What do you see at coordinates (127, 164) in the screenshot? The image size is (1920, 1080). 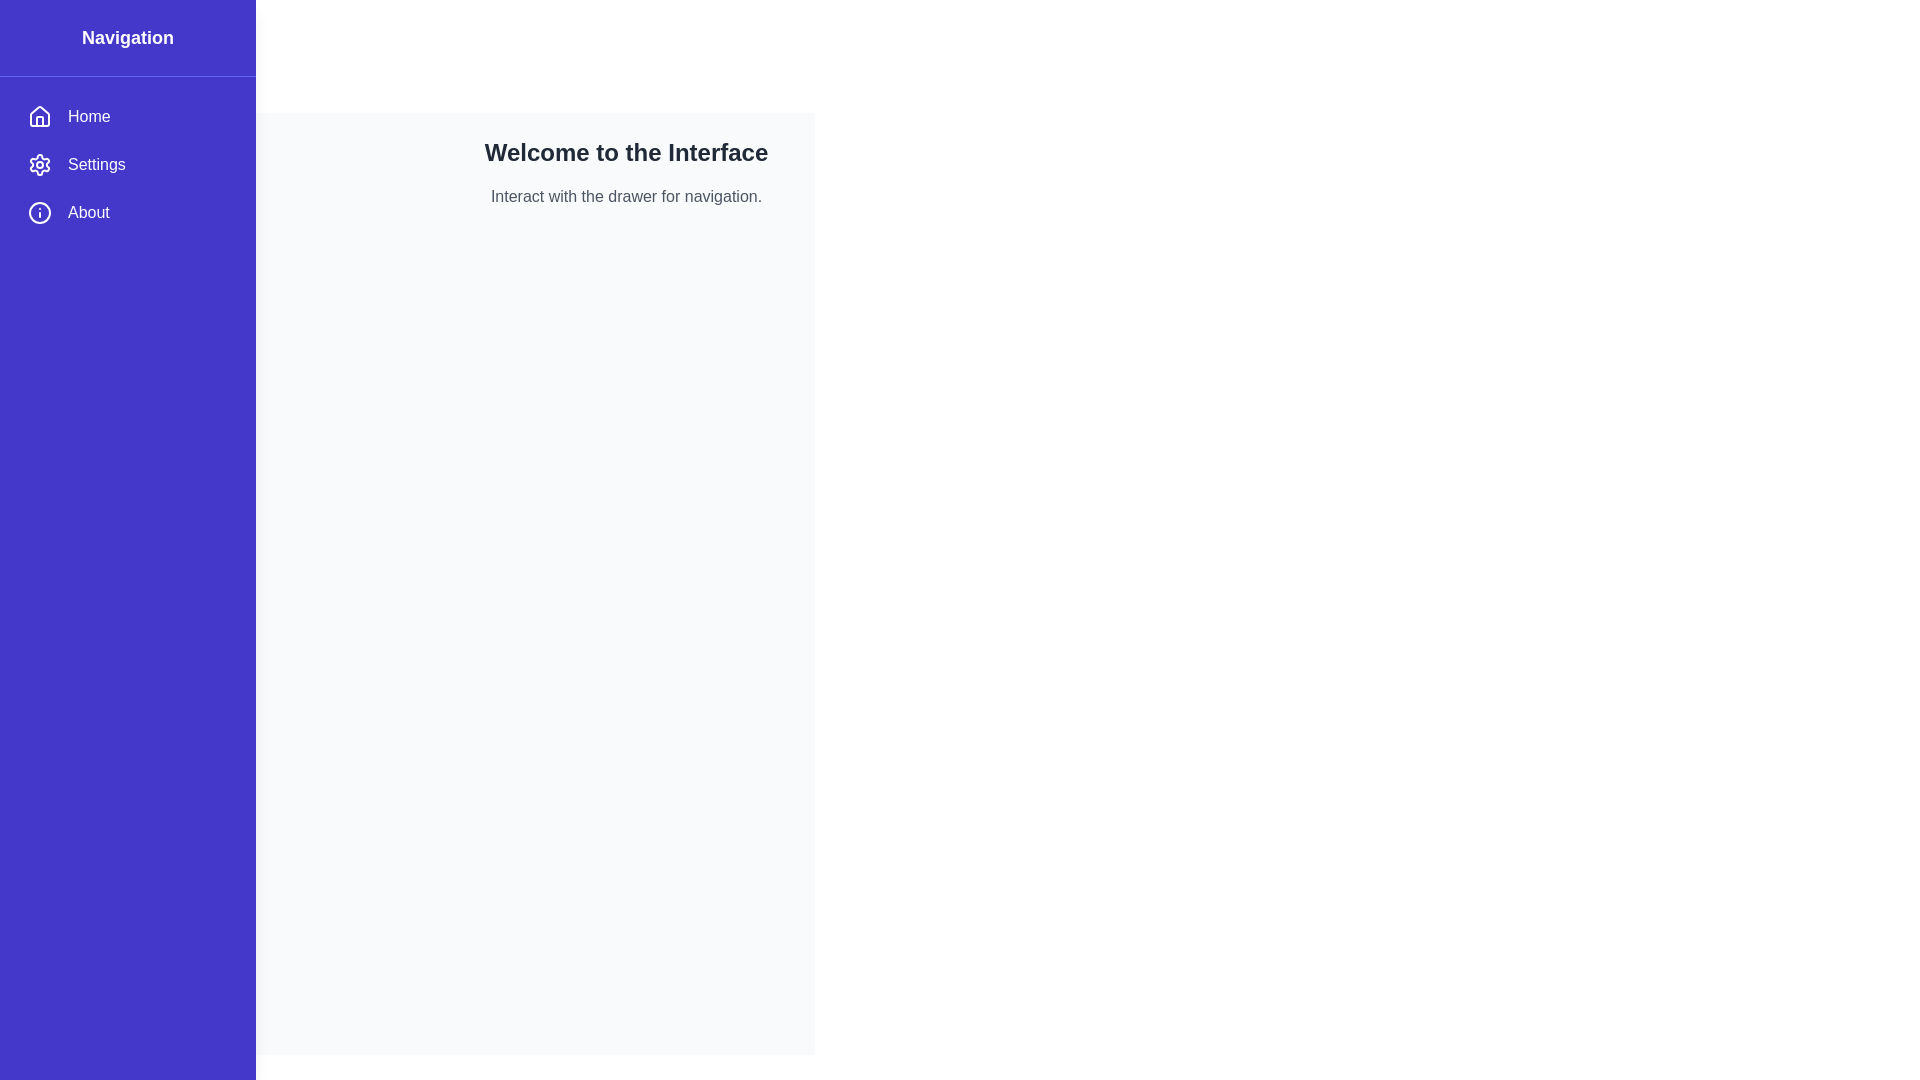 I see `the menu item Settings to navigate to the corresponding section` at bounding box center [127, 164].